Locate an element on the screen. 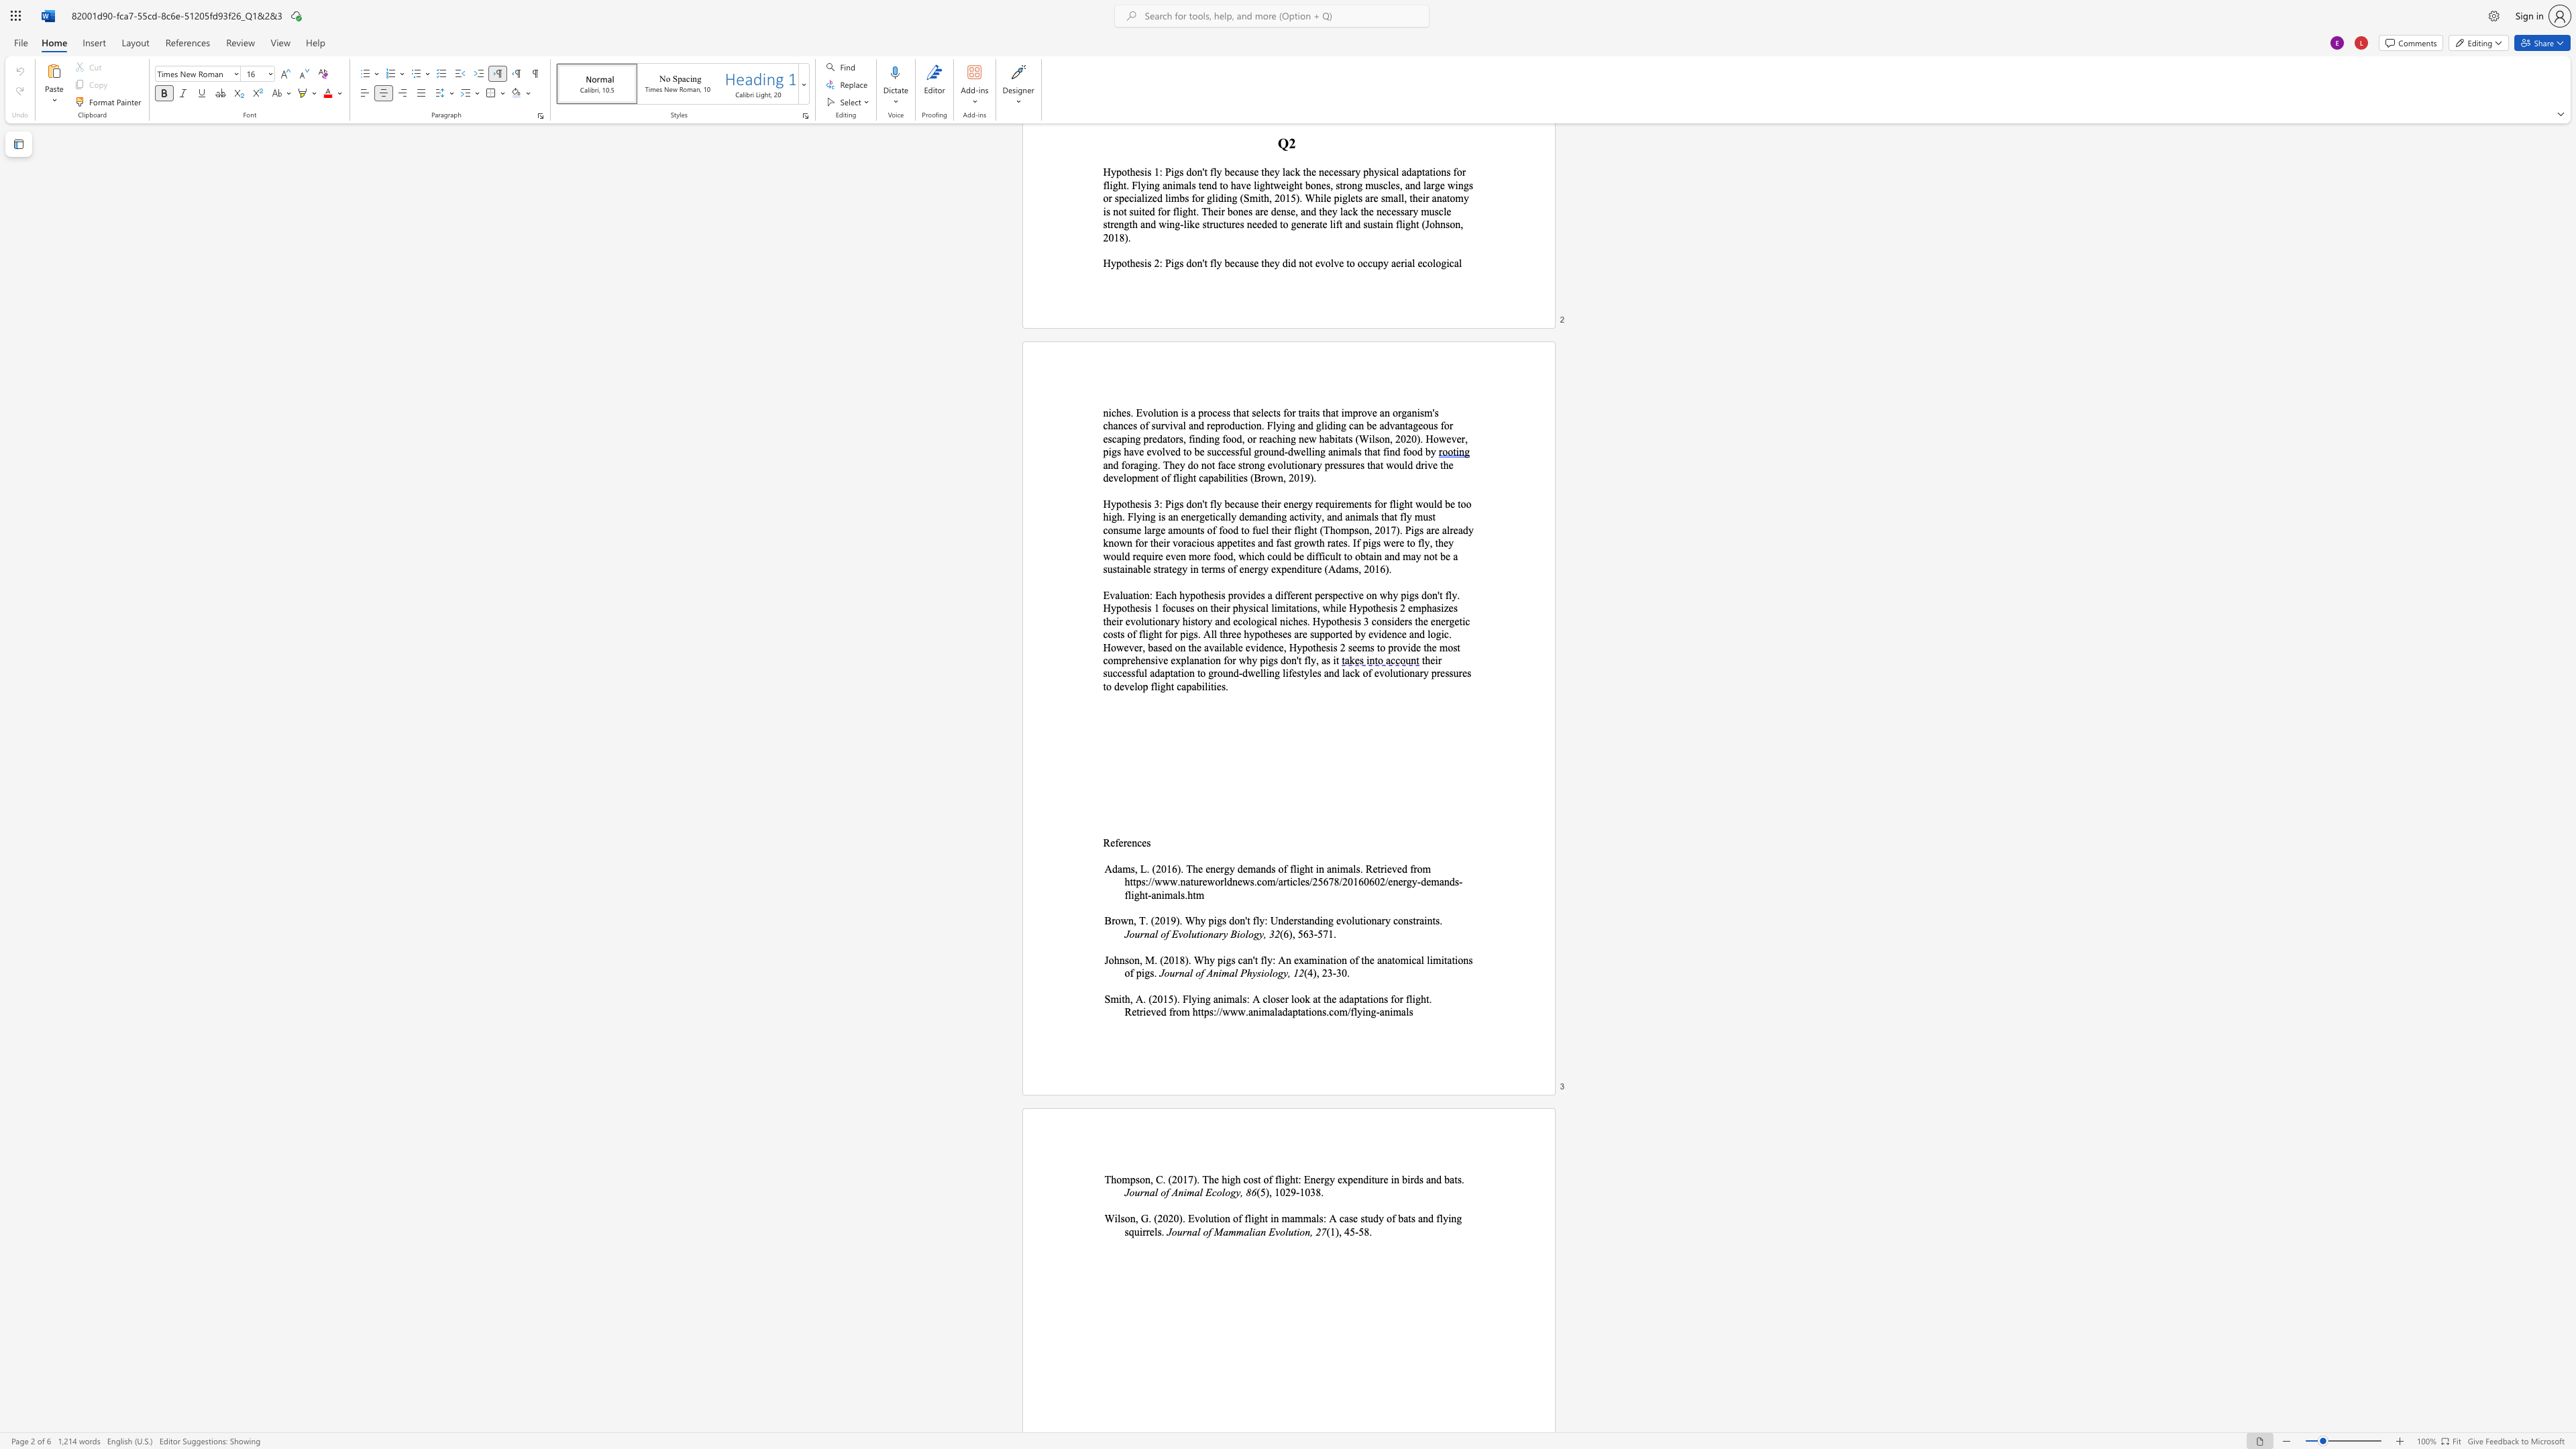  the subset text "evolutionary constra" within the text "fly: Understanding evolutionary constraints." is located at coordinates (1336, 919).